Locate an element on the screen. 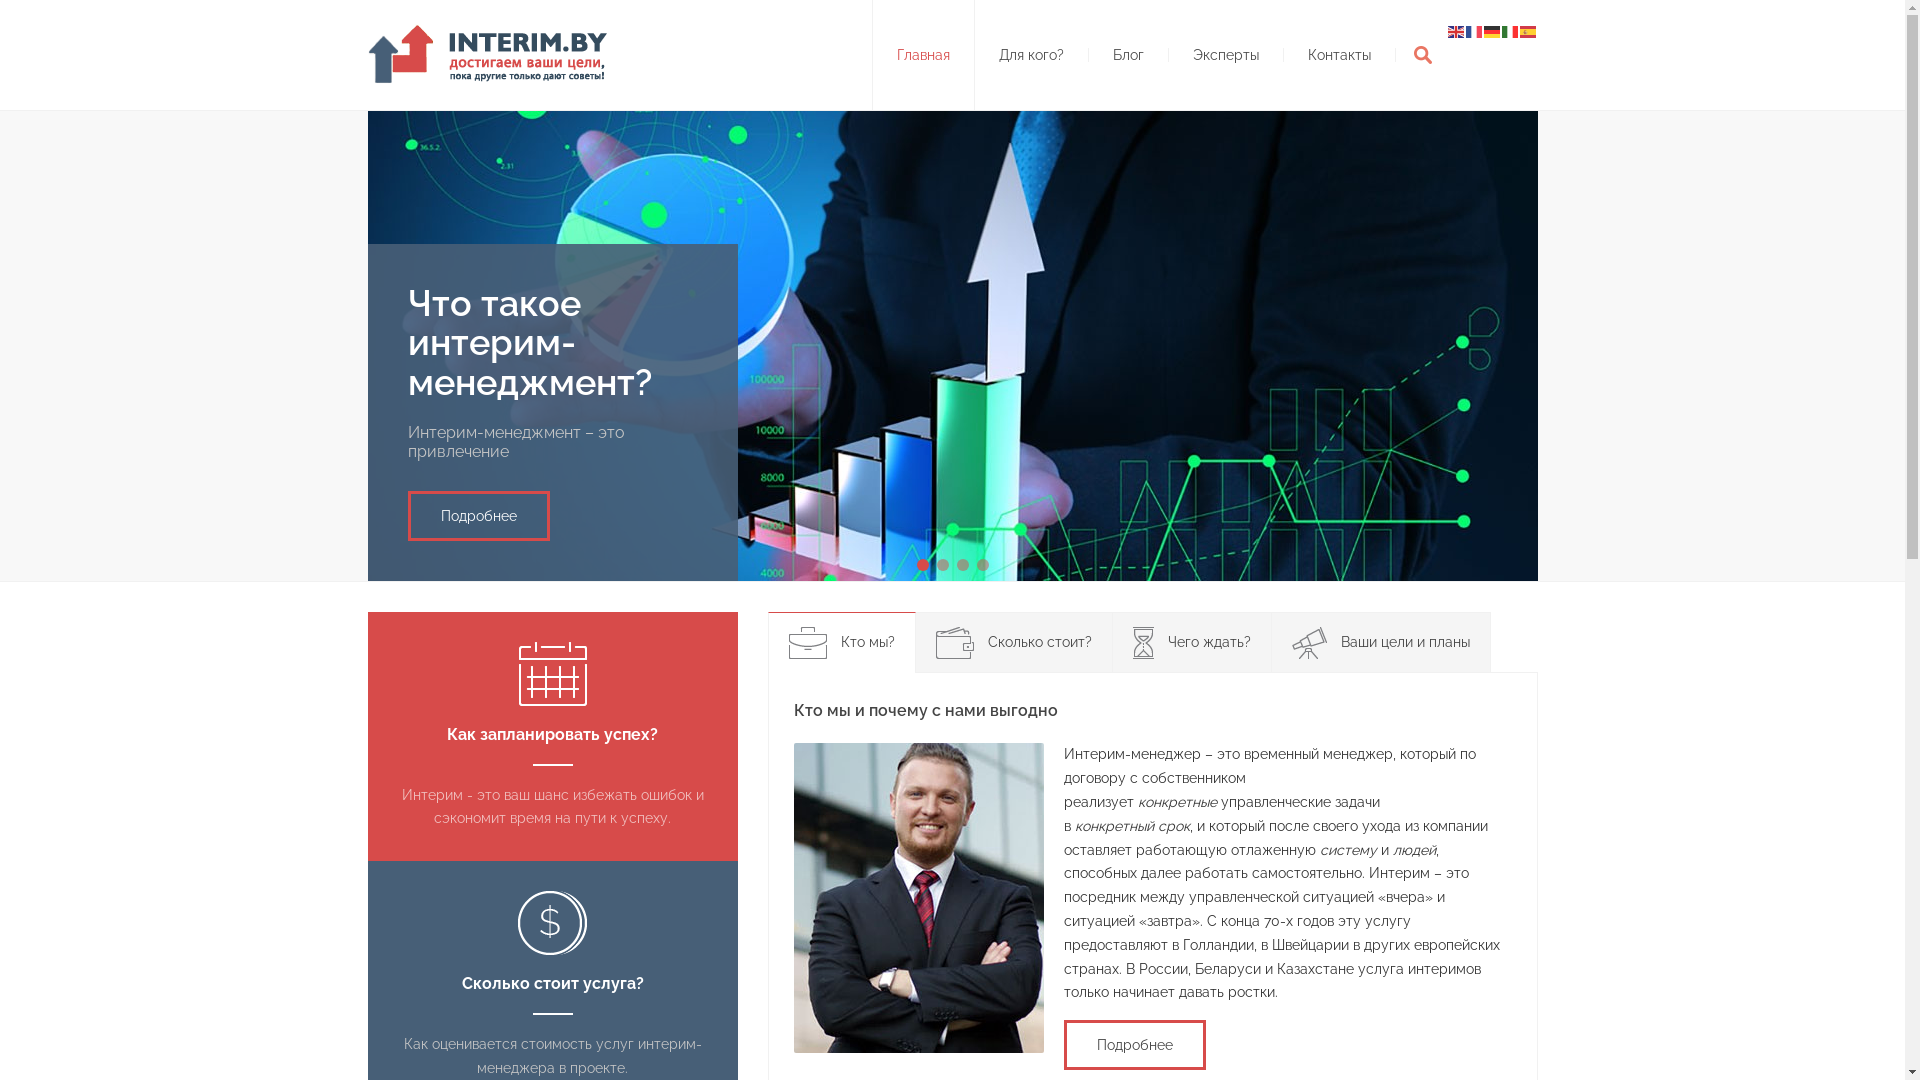 The width and height of the screenshot is (1920, 1080). 'icon2 image' is located at coordinates (552, 922).